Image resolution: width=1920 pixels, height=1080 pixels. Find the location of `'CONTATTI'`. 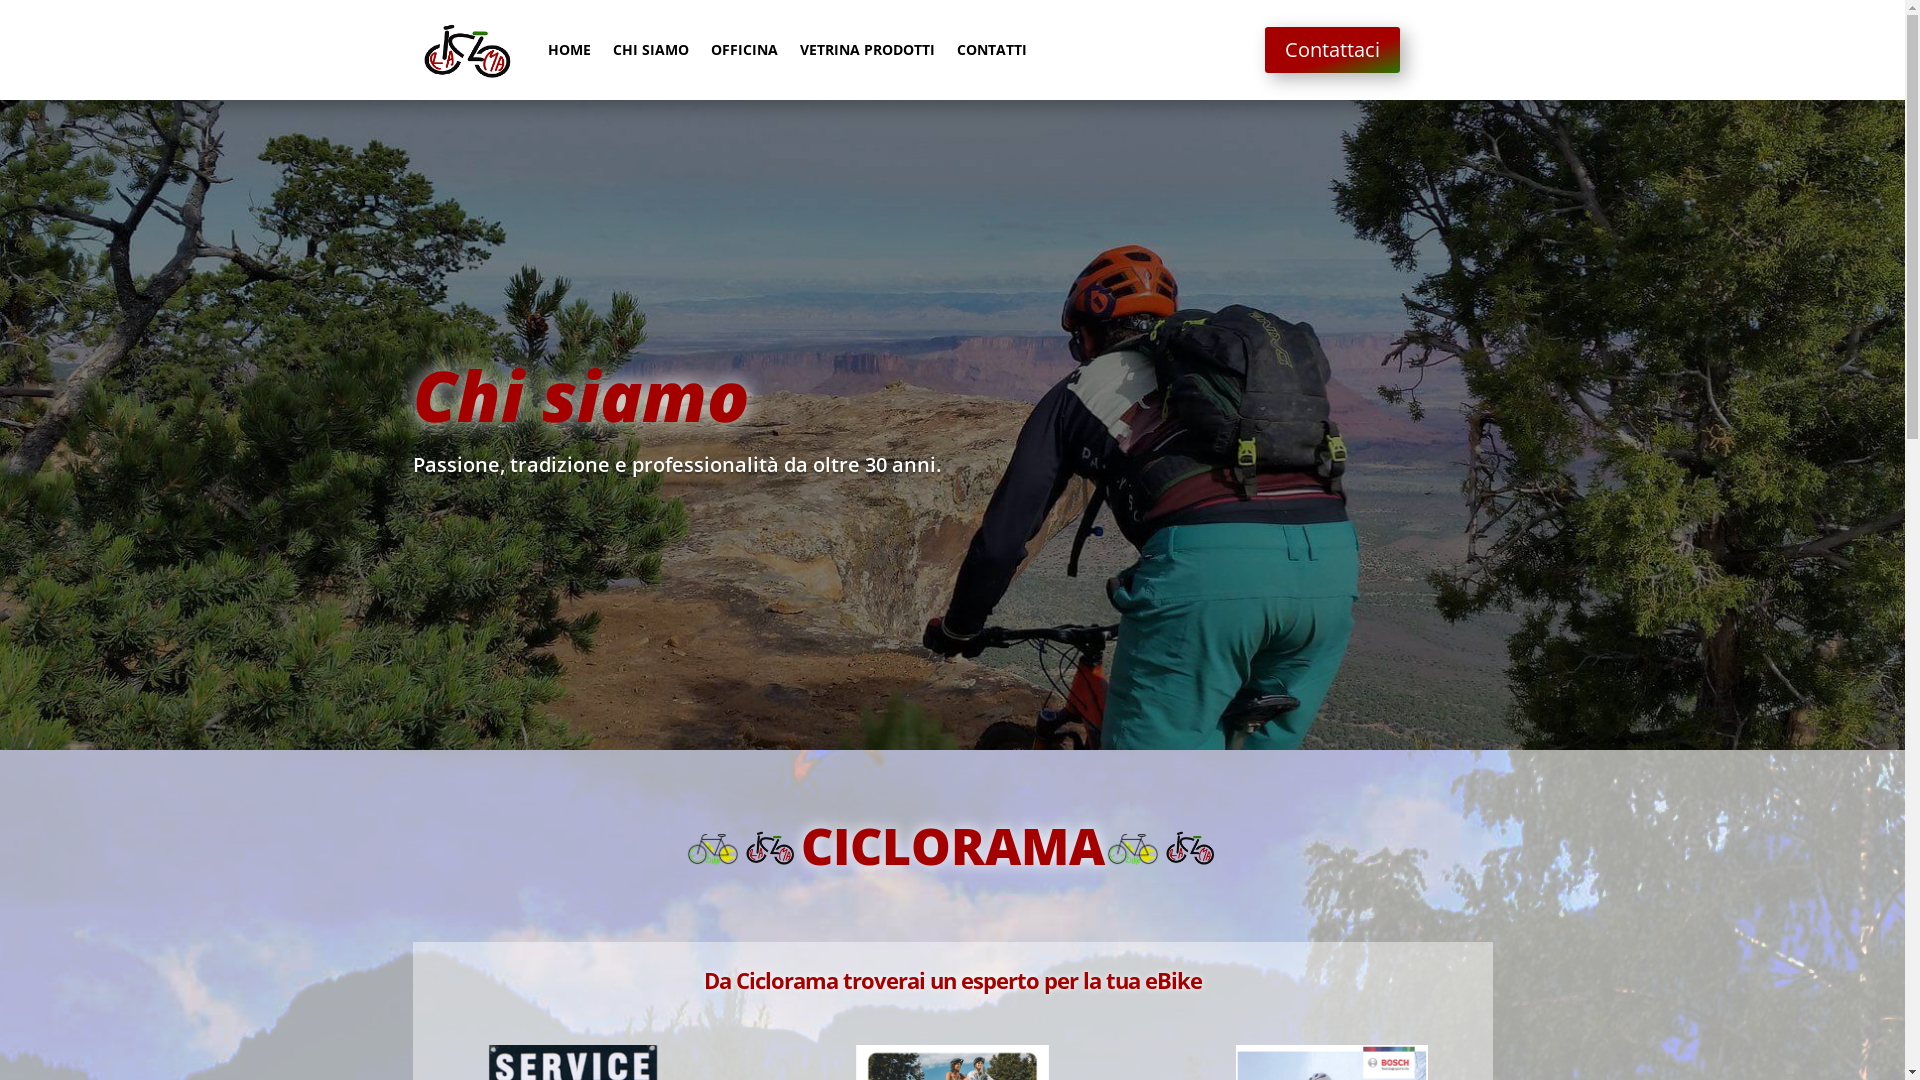

'CONTATTI' is located at coordinates (990, 49).